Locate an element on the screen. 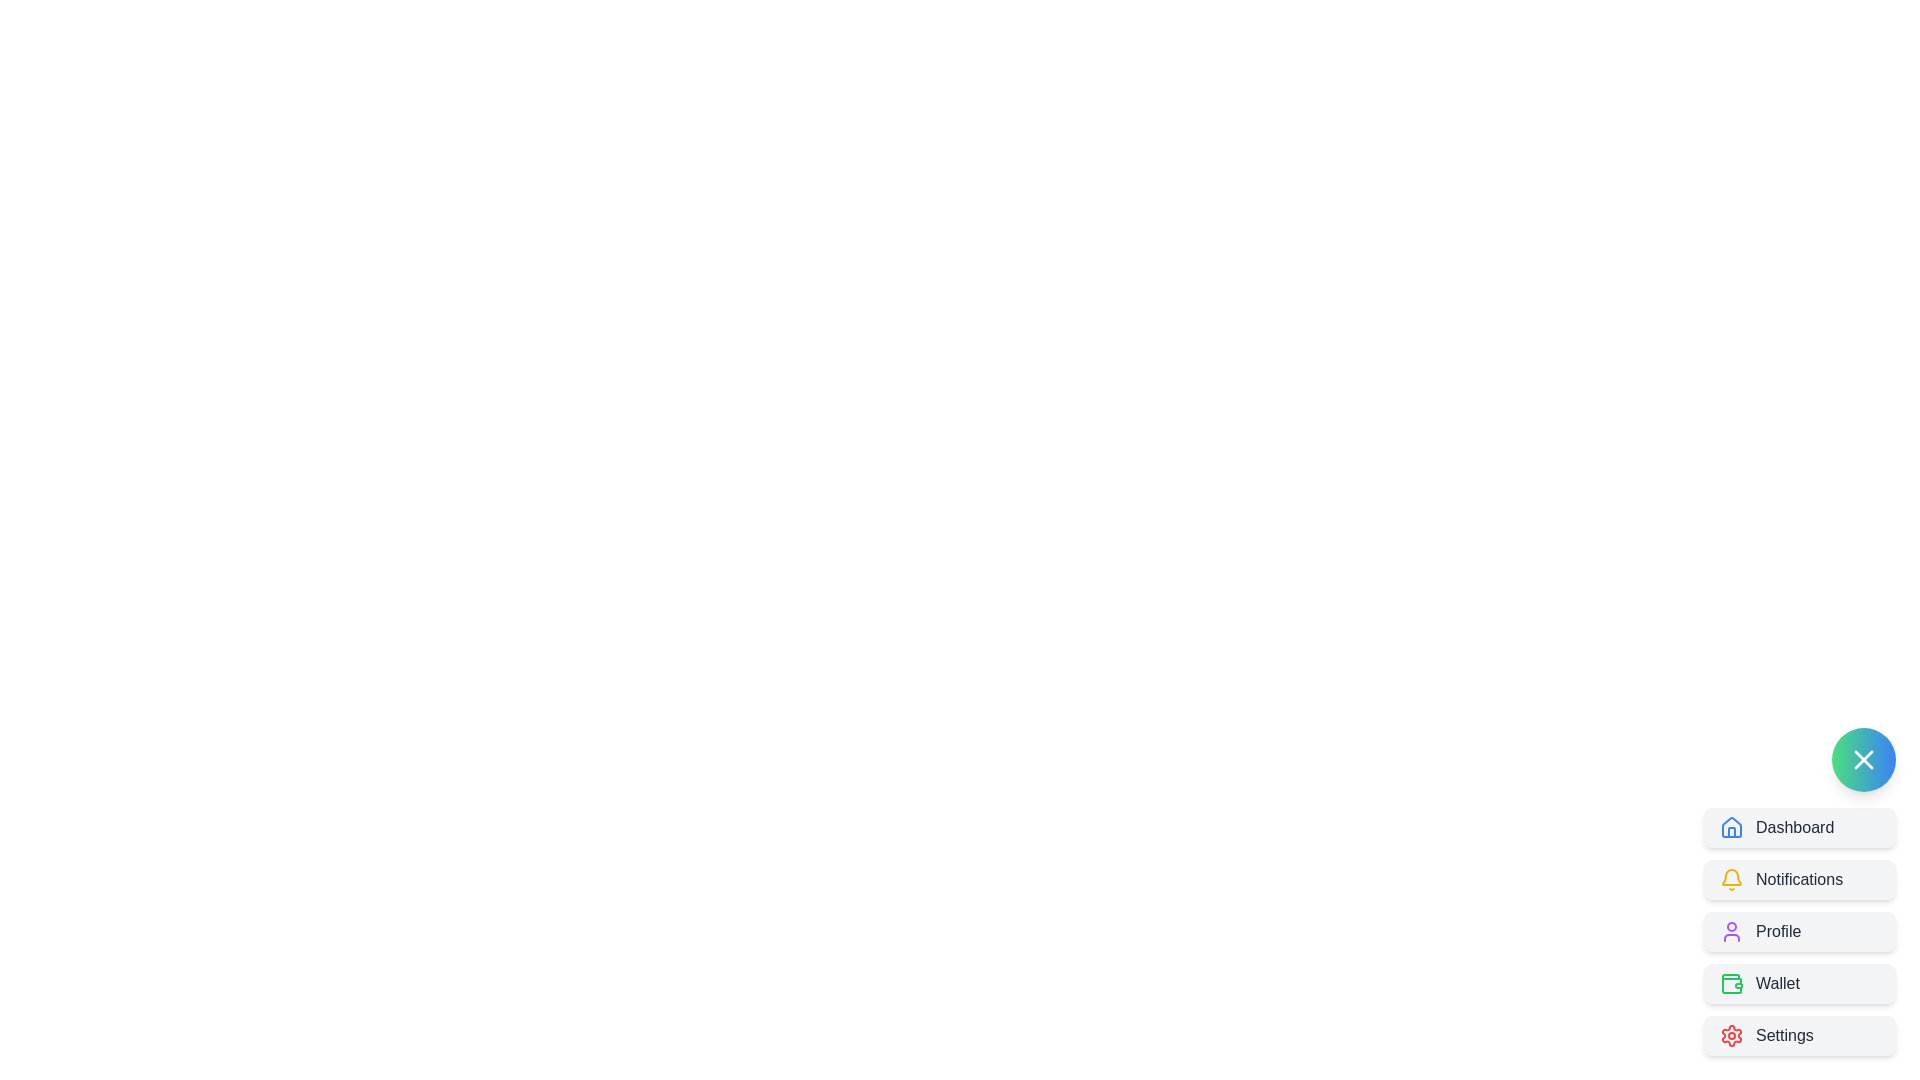 The width and height of the screenshot is (1920, 1080). the interactive button labeled 'Notifications' with a yellow bell icon is located at coordinates (1800, 890).